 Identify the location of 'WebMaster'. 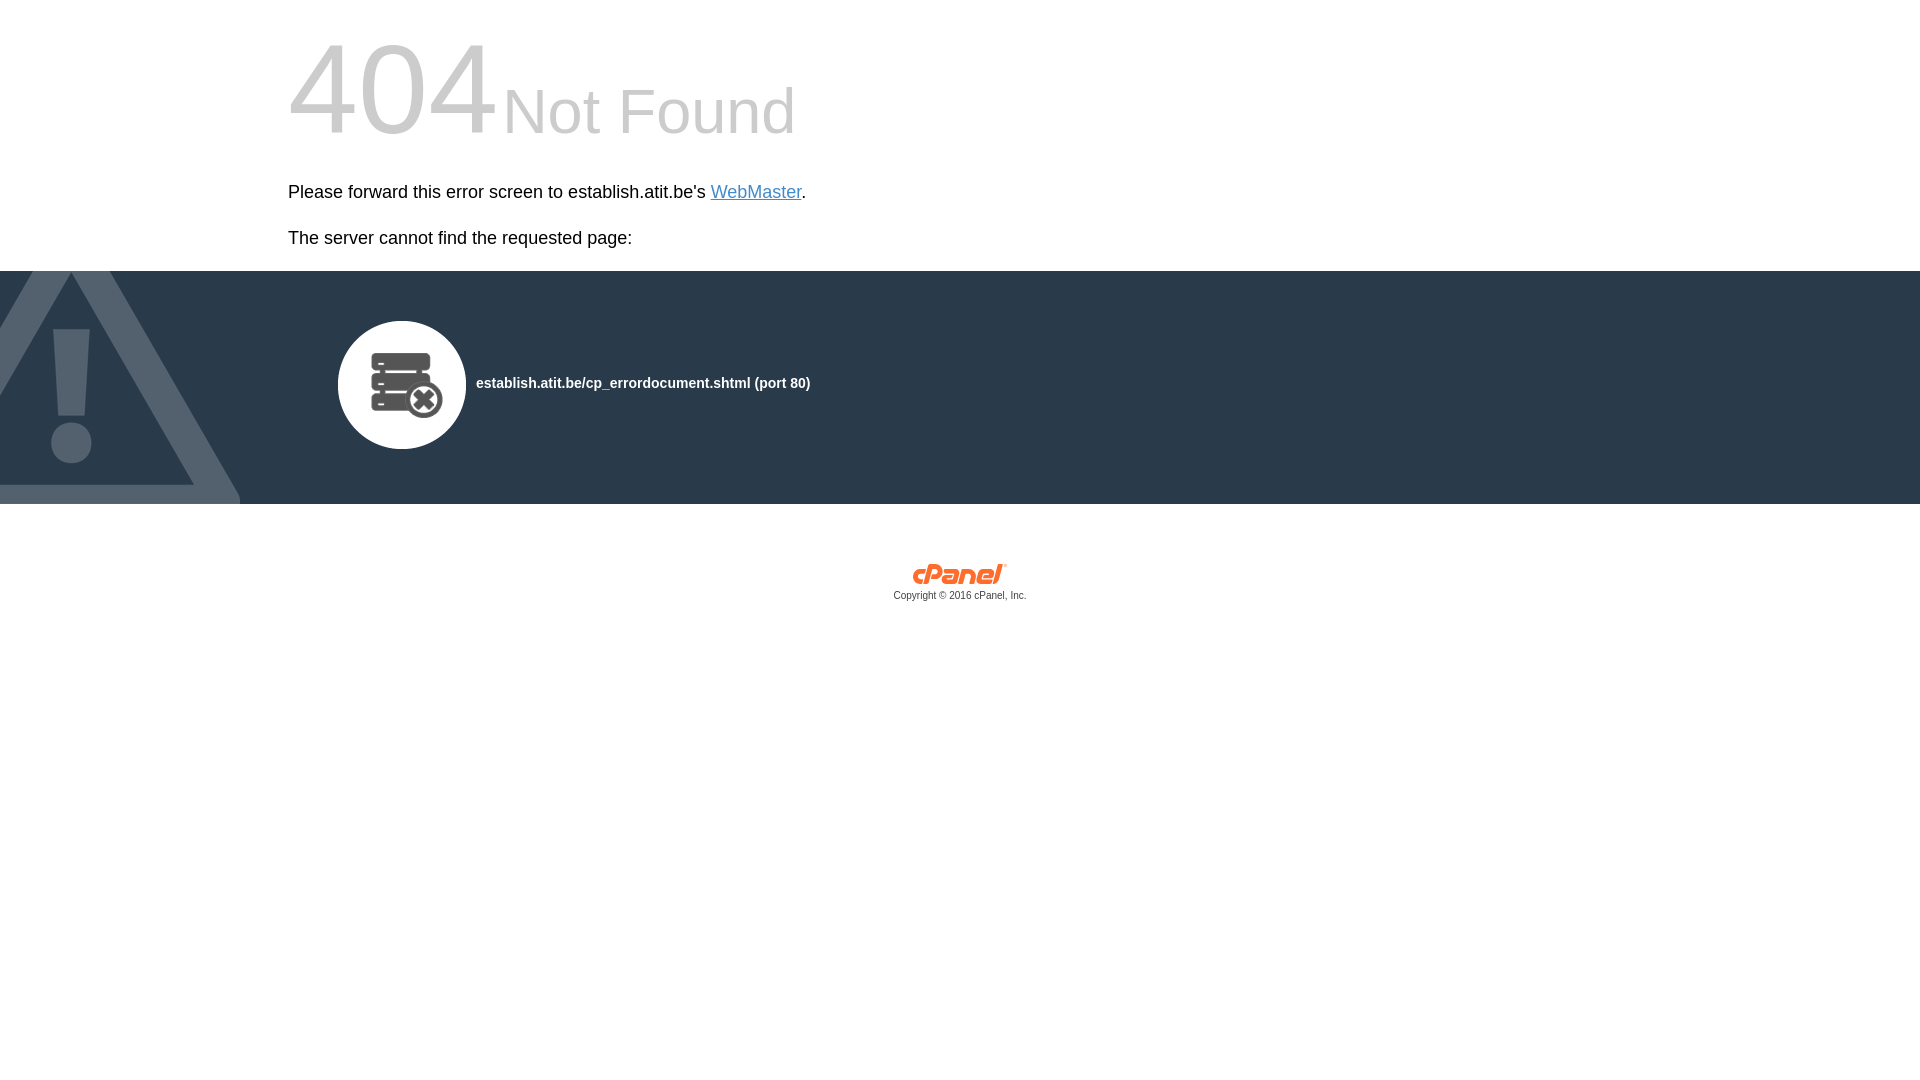
(755, 192).